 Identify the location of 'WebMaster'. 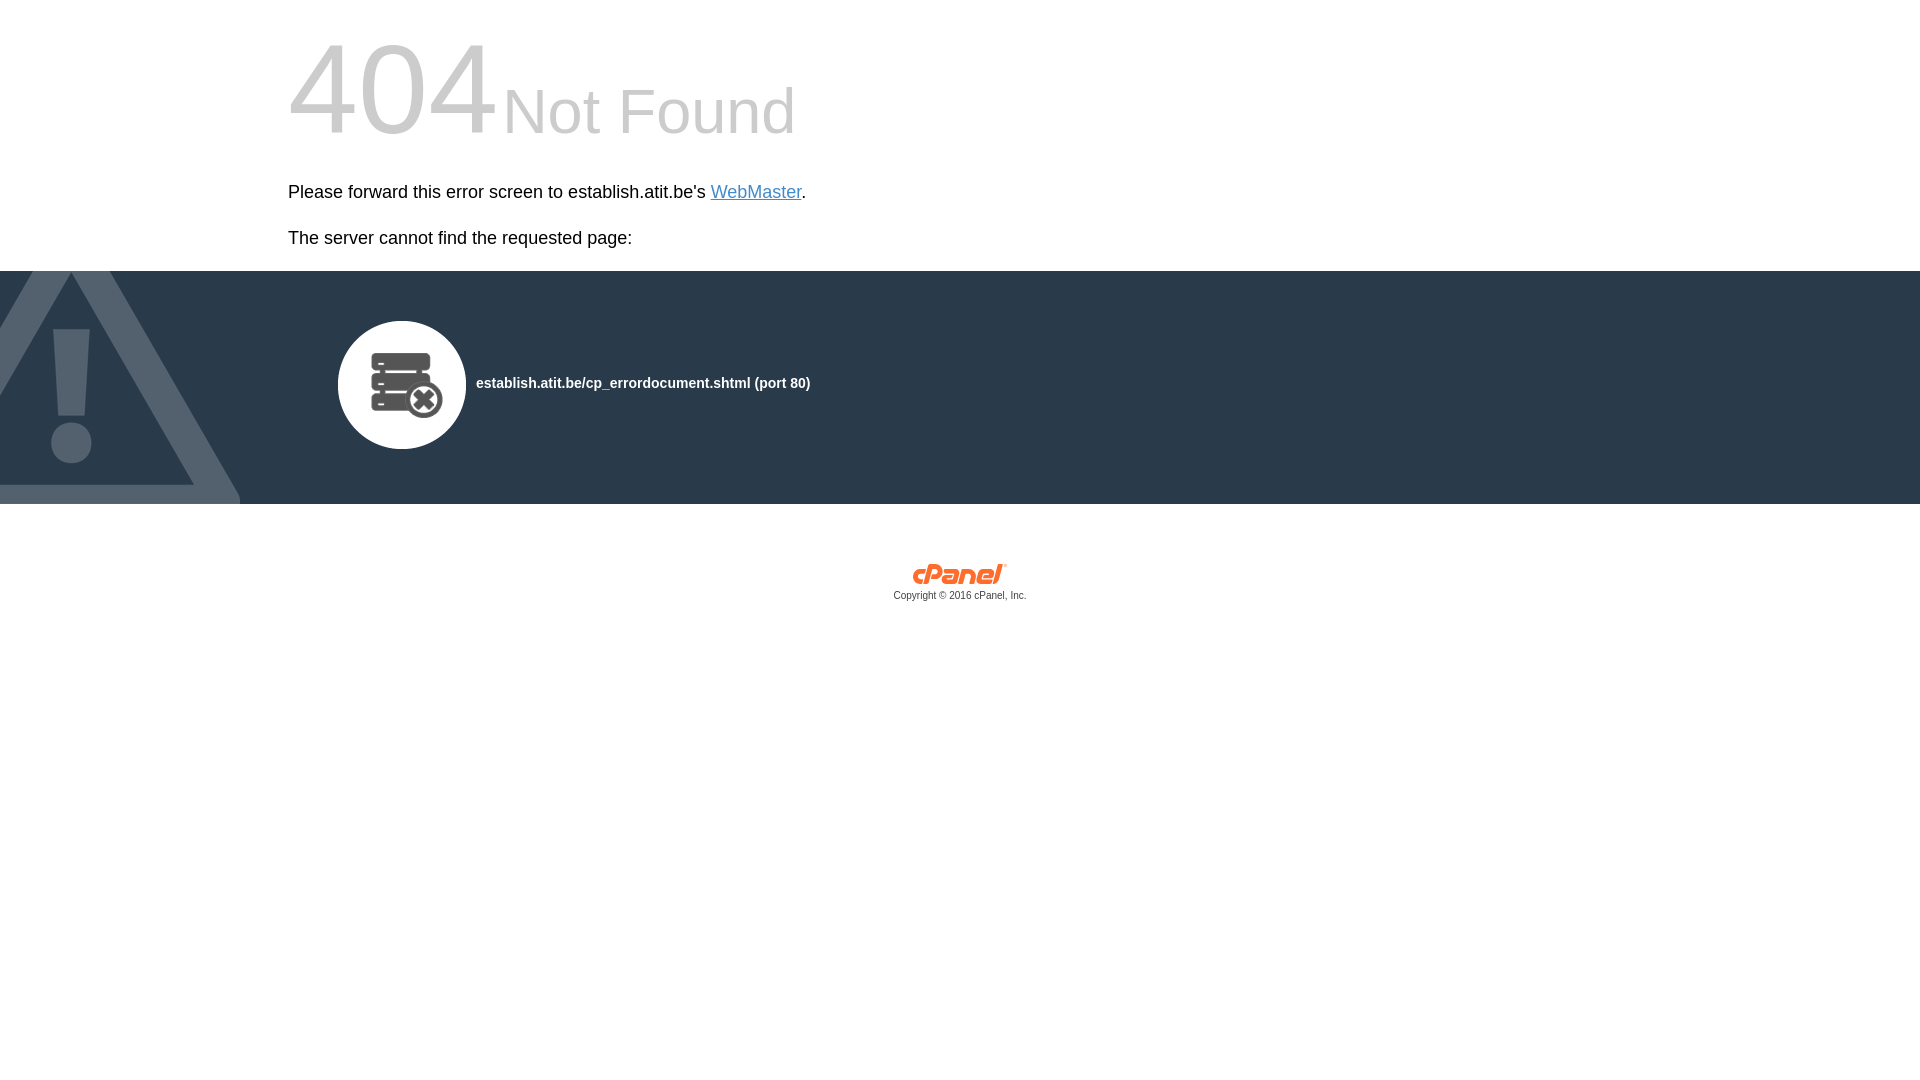
(755, 192).